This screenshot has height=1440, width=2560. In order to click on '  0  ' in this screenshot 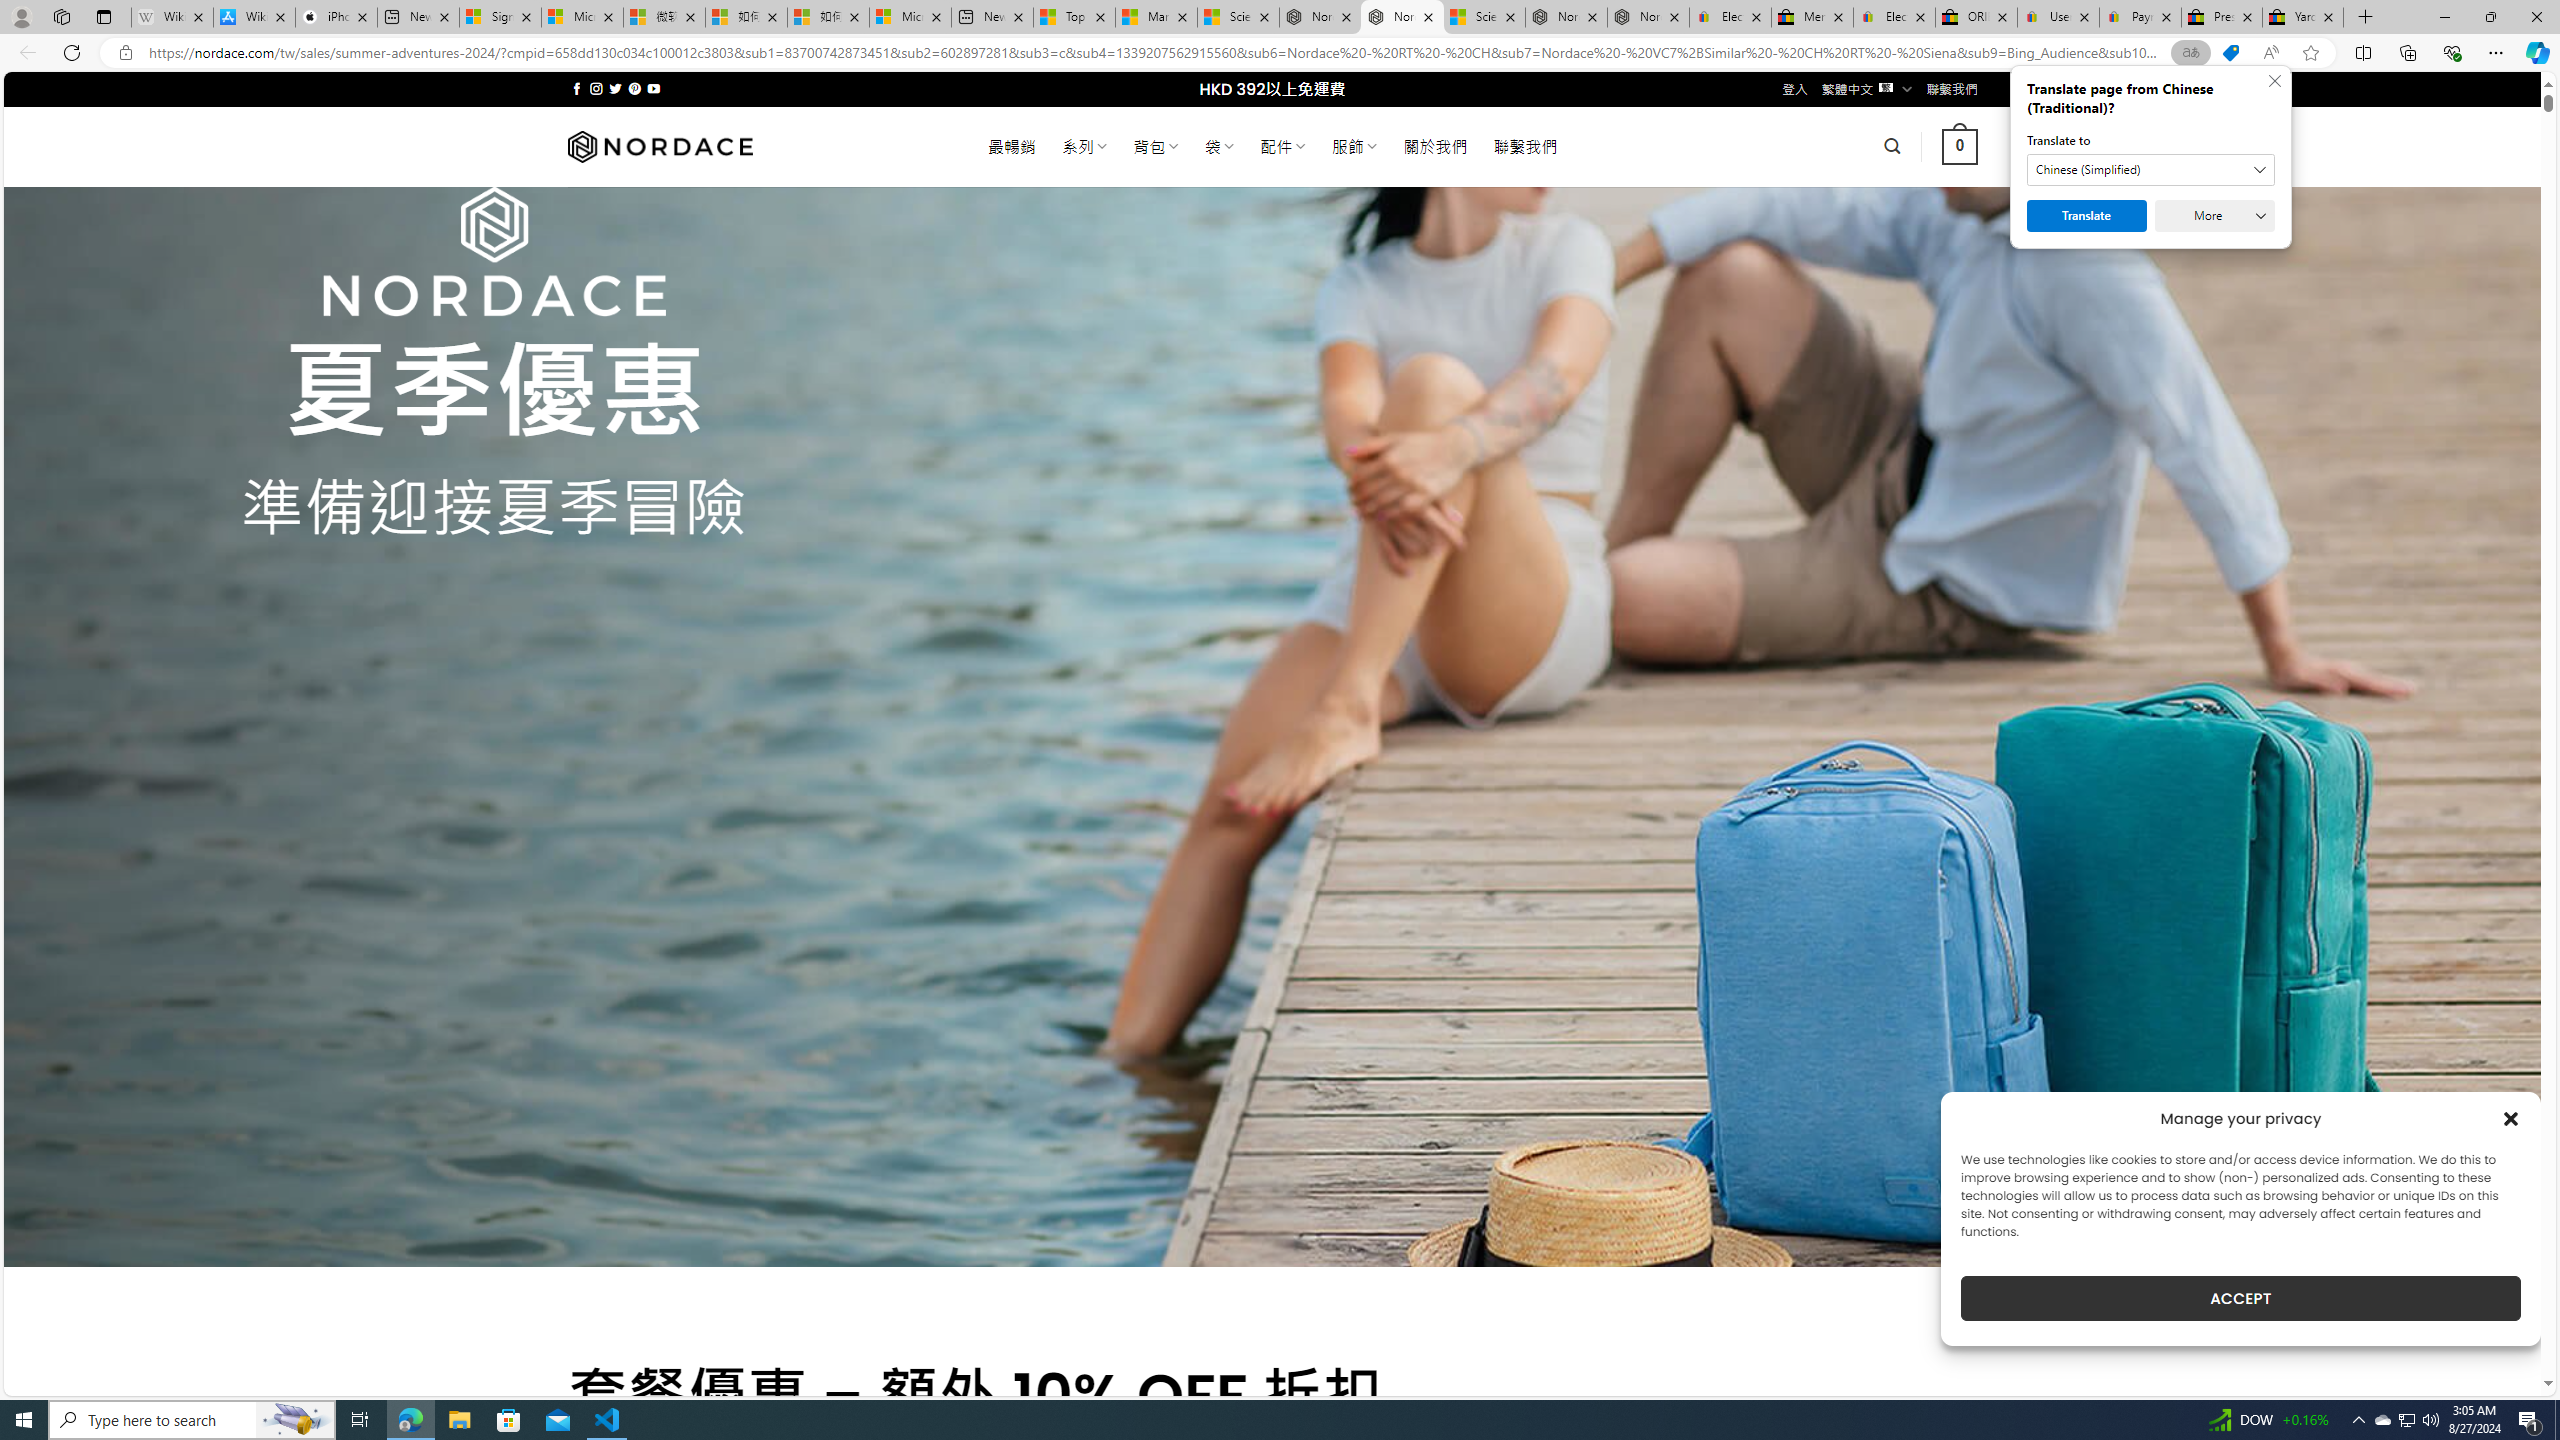, I will do `click(1960, 145)`.